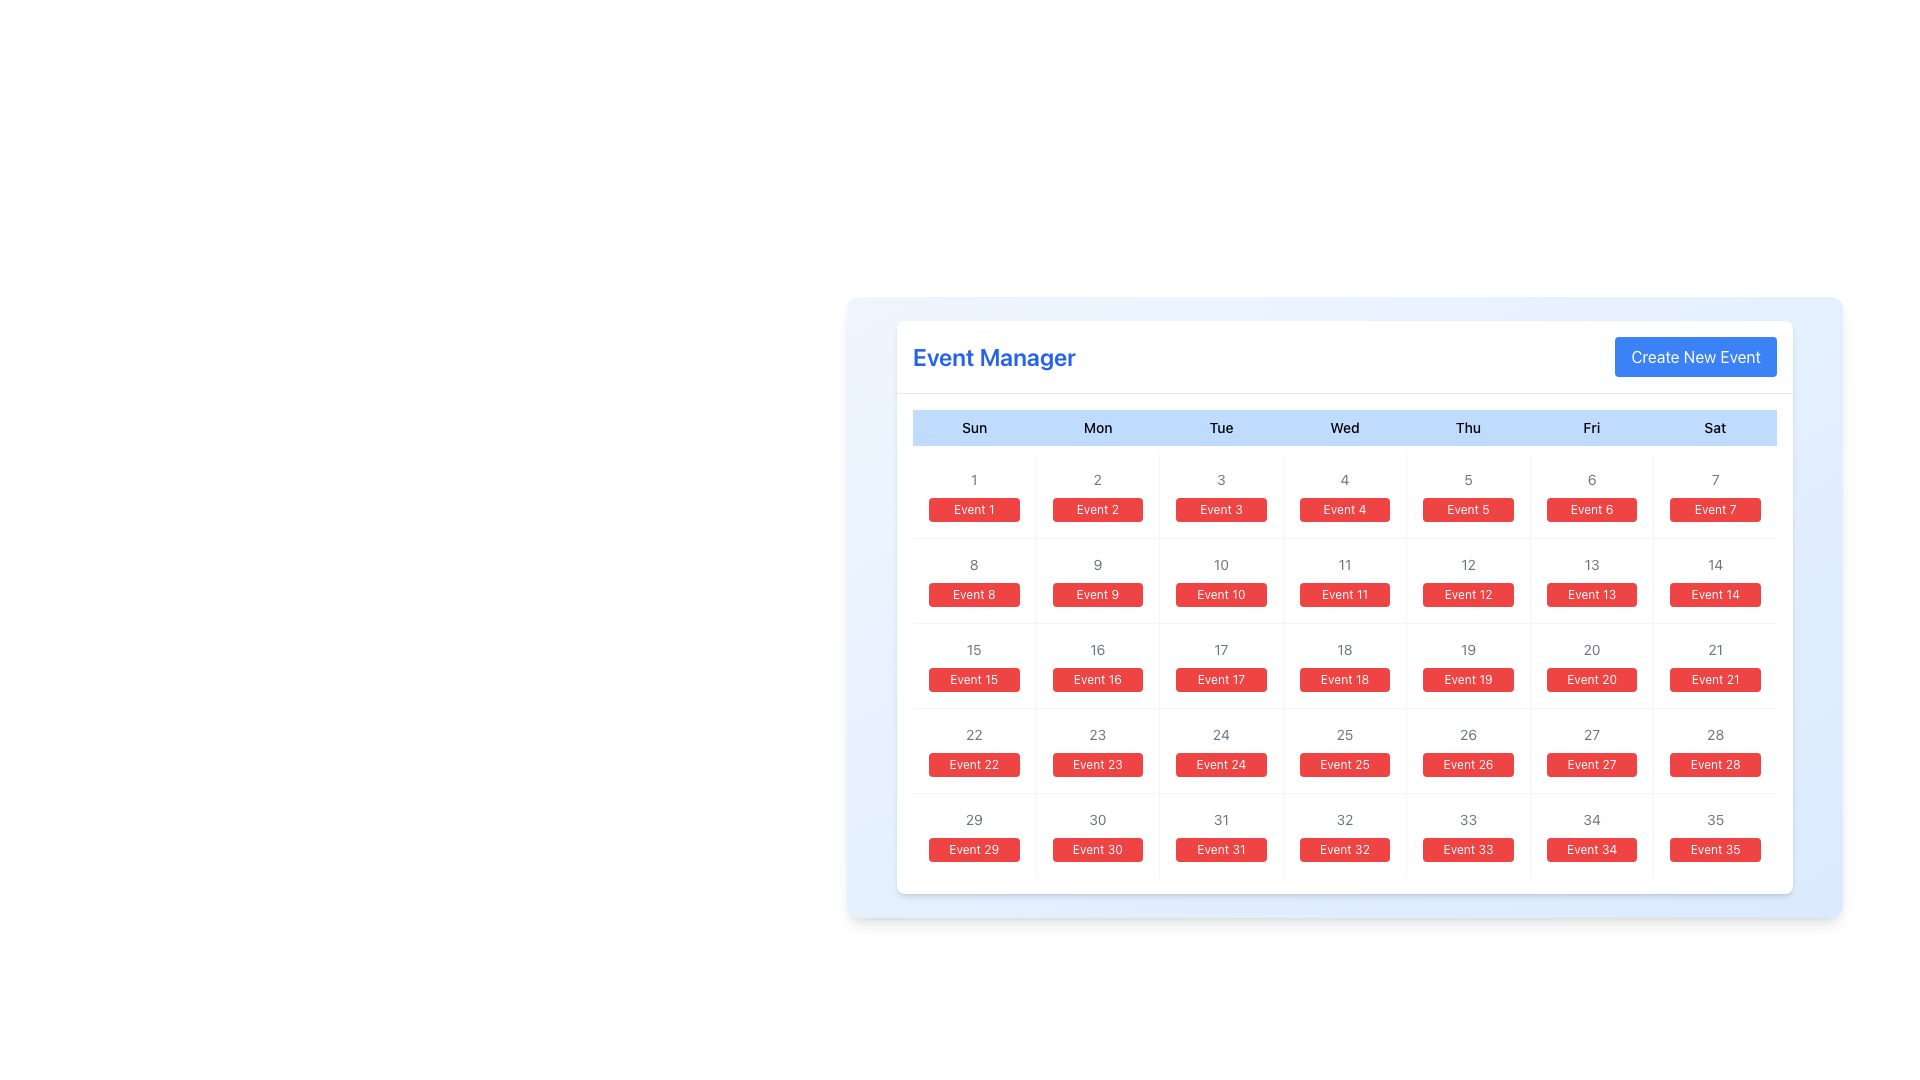 This screenshot has width=1920, height=1080. What do you see at coordinates (1344, 564) in the screenshot?
I see `the static text representing the date number '11' in the calendar layout, which is positioned above the 'Event 11' button` at bounding box center [1344, 564].